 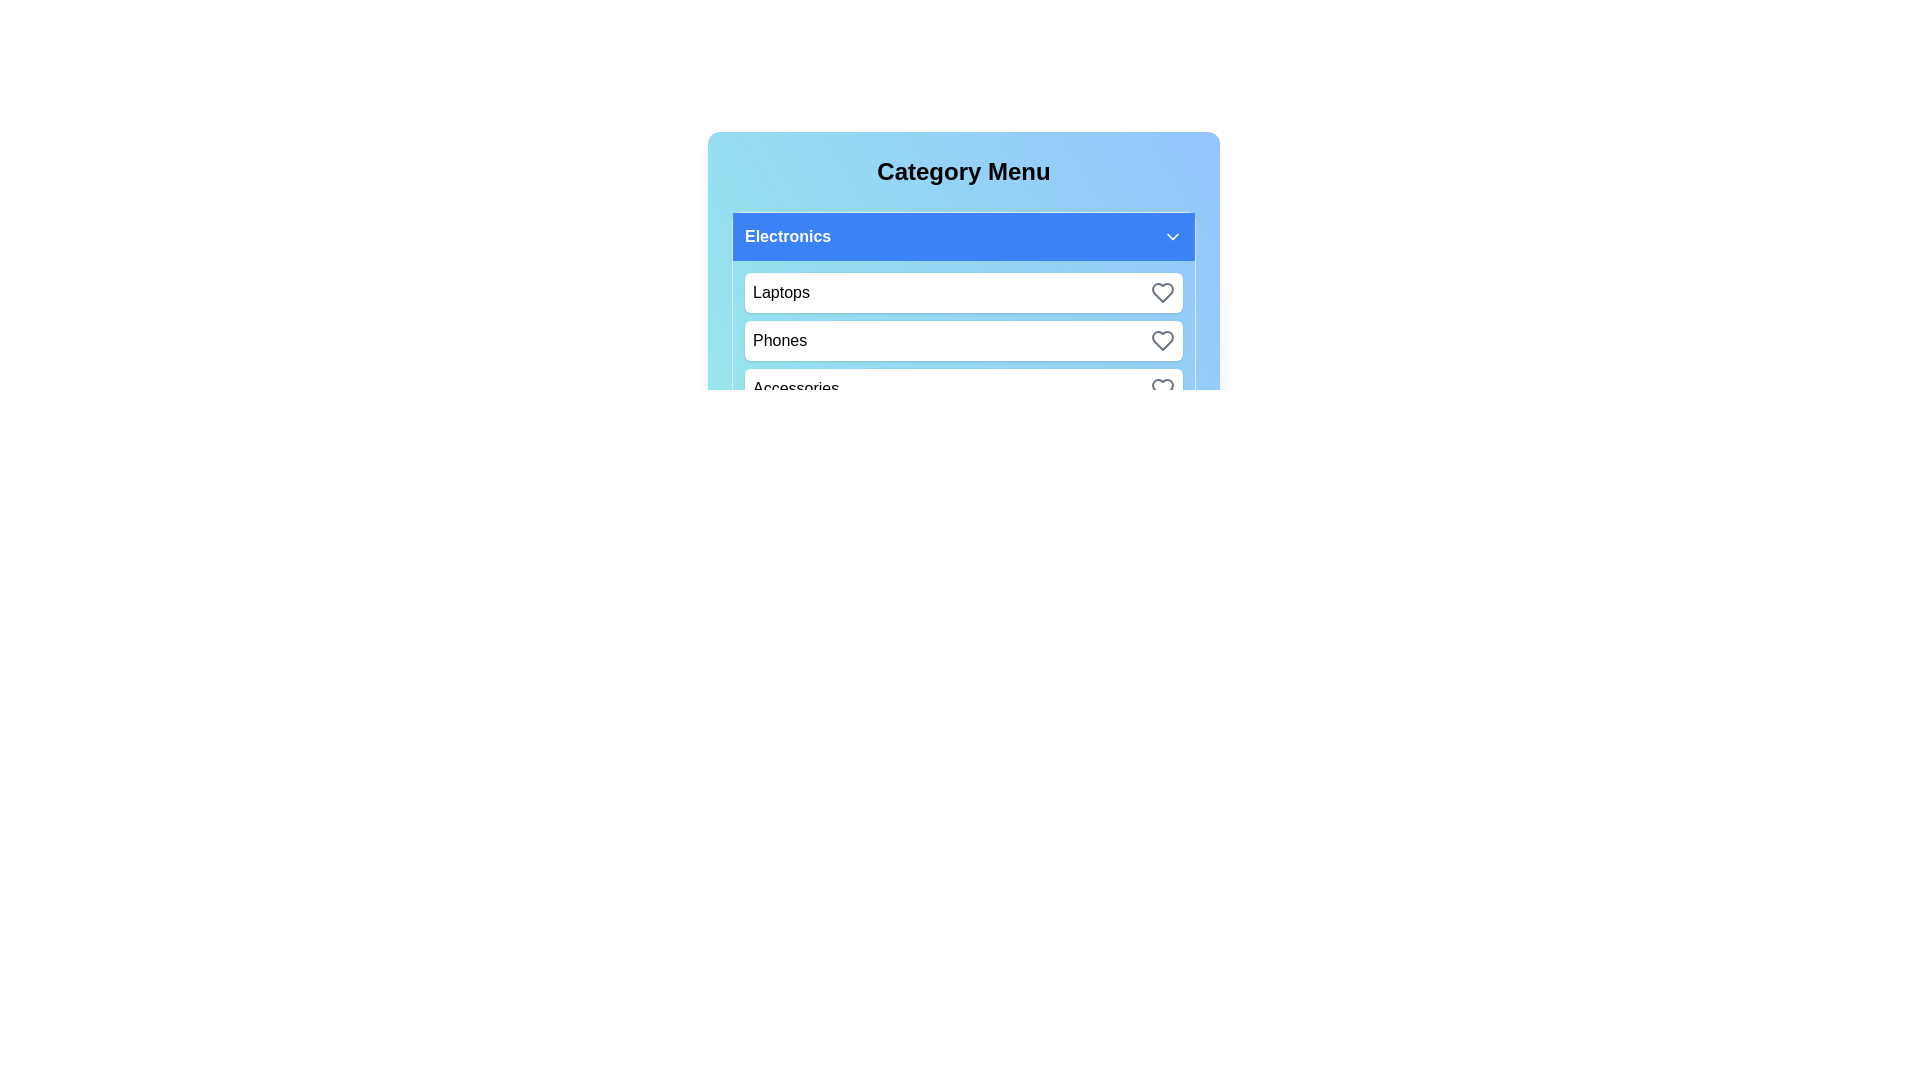 I want to click on the 'Phones' button, which is a rectangular, rounded UI component located under the 'Electronics' category, between 'Laptops' and 'Accessories', so click(x=964, y=339).